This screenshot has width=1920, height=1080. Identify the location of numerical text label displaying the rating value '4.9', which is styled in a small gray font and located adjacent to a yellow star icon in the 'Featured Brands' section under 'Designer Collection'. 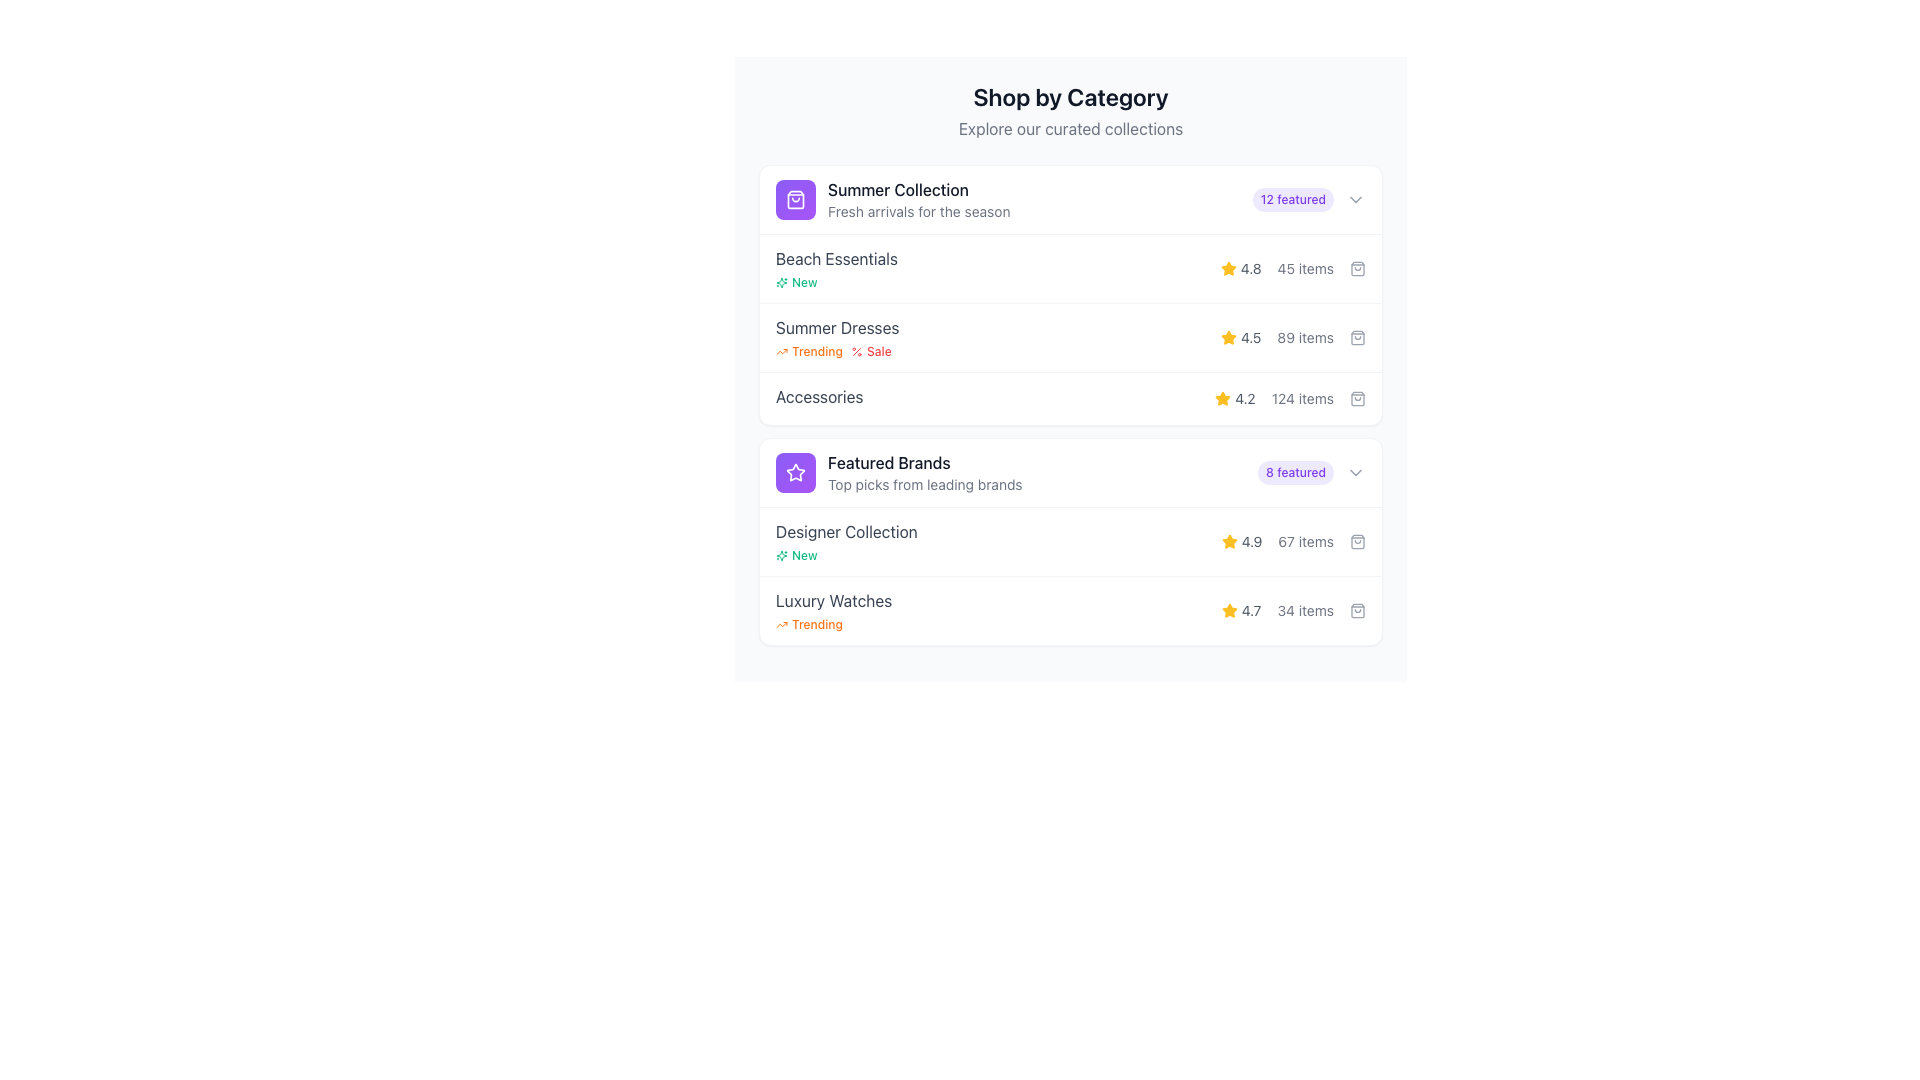
(1251, 542).